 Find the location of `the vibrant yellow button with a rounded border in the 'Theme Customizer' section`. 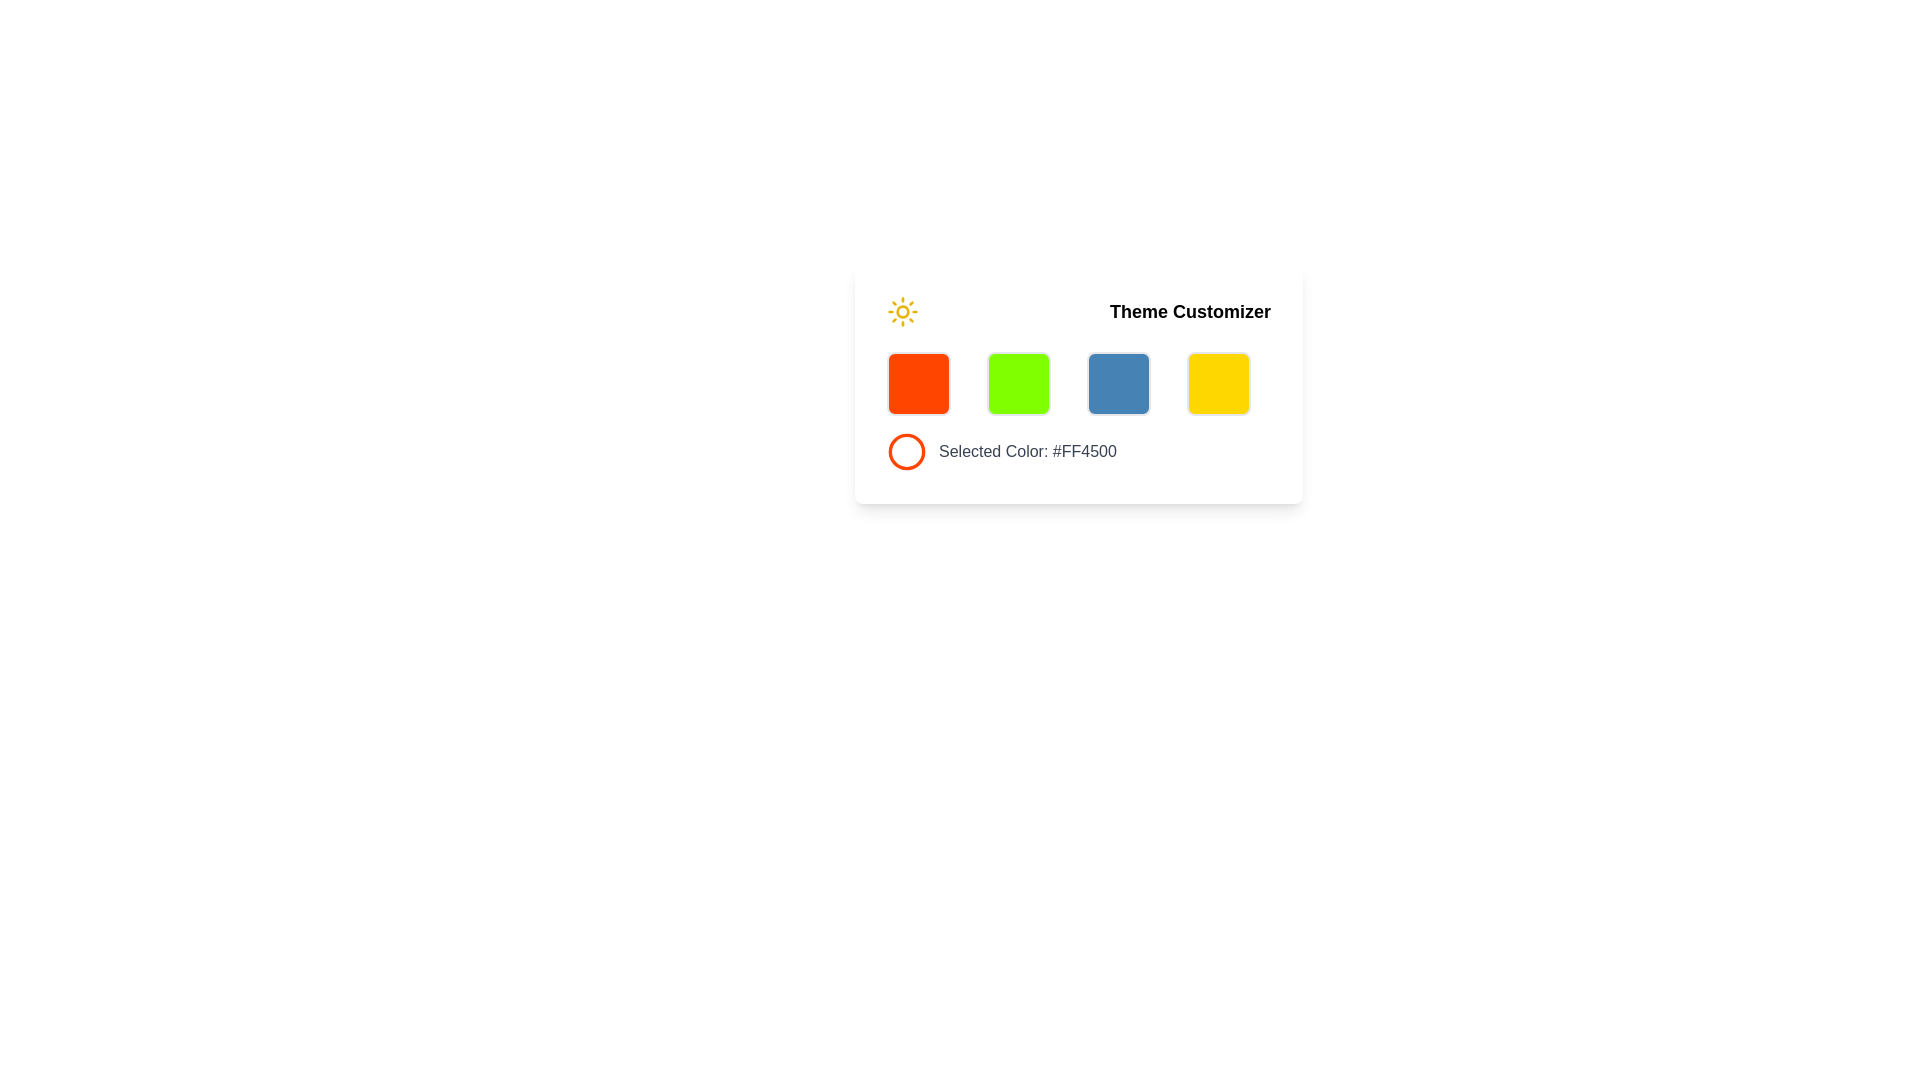

the vibrant yellow button with a rounded border in the 'Theme Customizer' section is located at coordinates (1218, 384).